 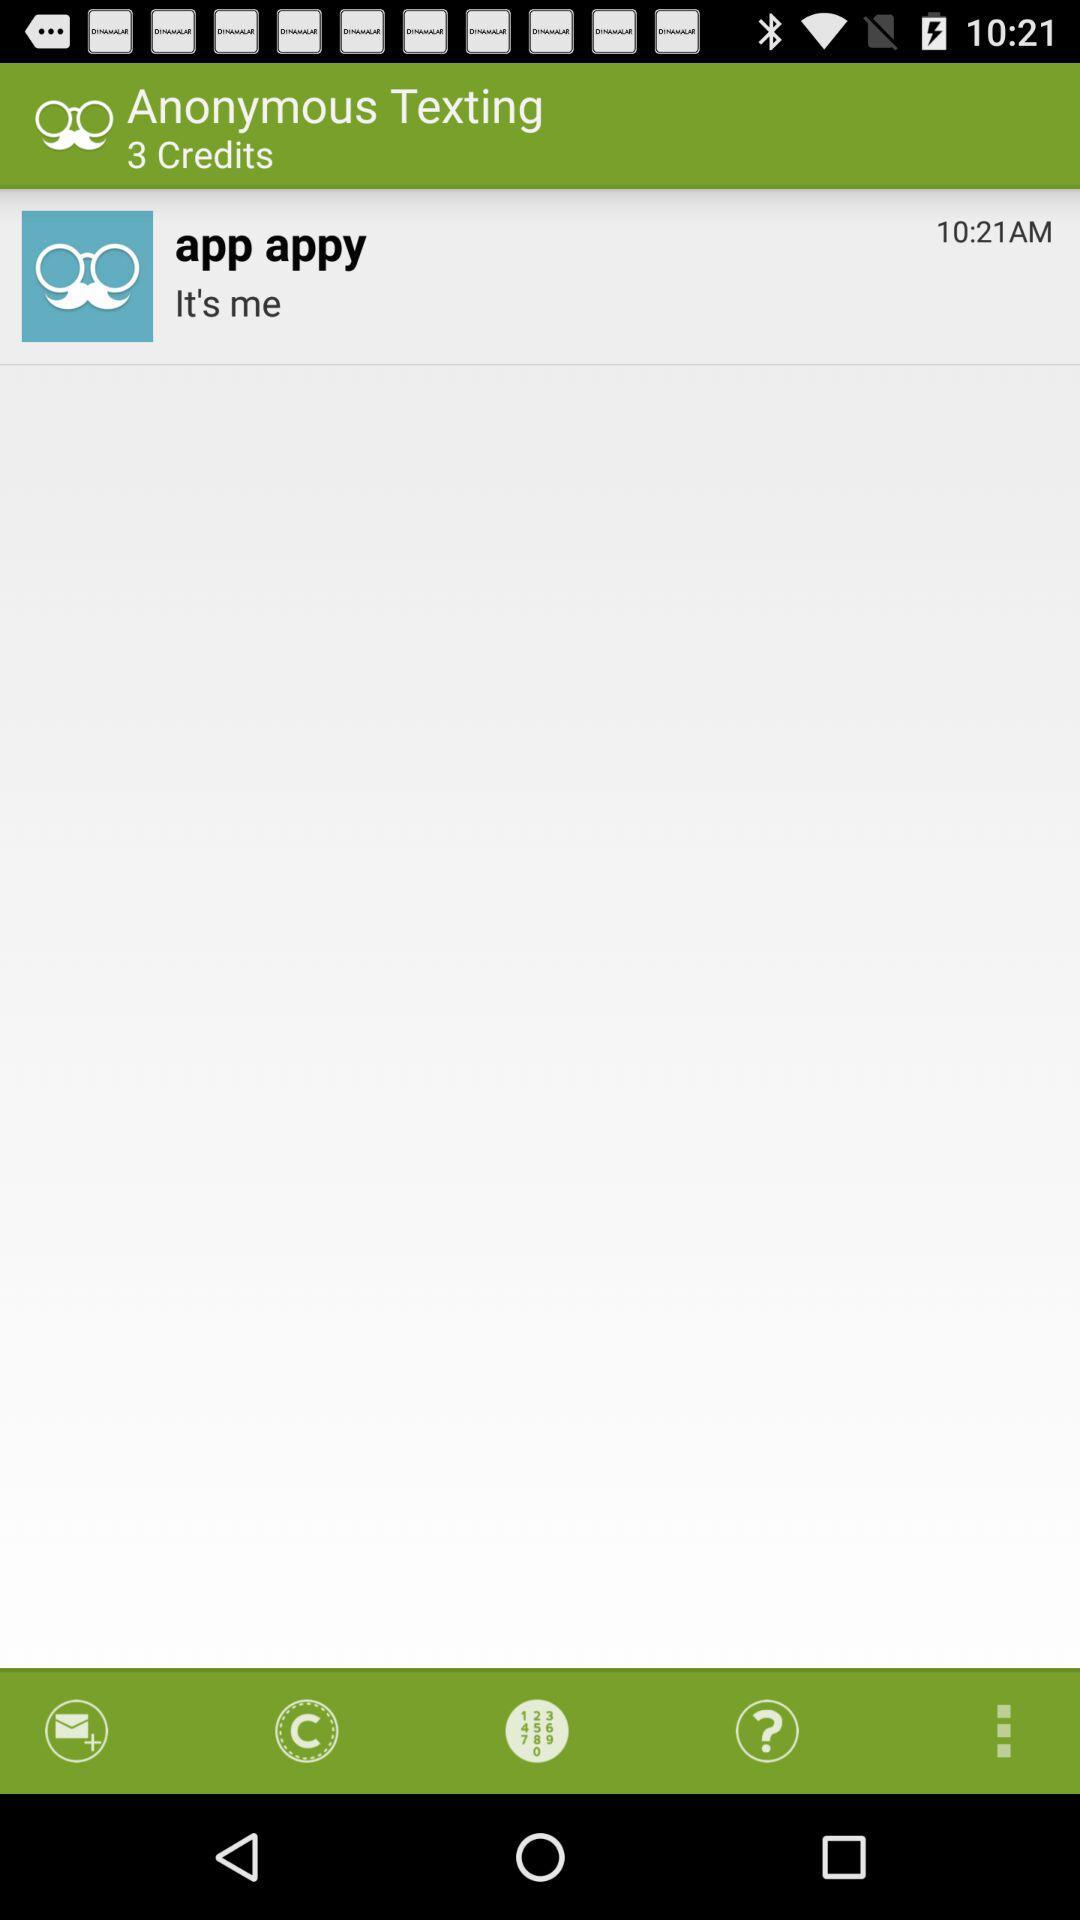 I want to click on the icon below 3 credits icon, so click(x=270, y=238).